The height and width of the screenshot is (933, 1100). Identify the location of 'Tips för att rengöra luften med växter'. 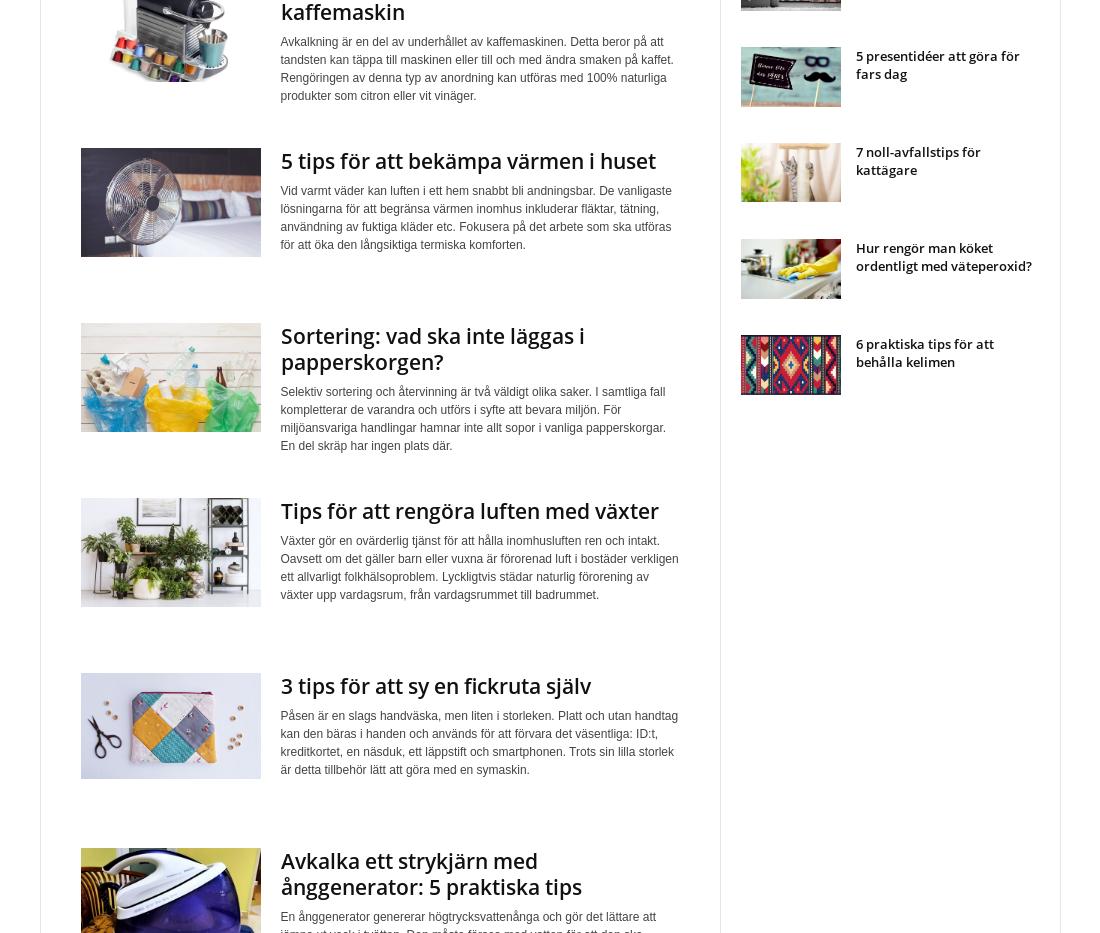
(278, 511).